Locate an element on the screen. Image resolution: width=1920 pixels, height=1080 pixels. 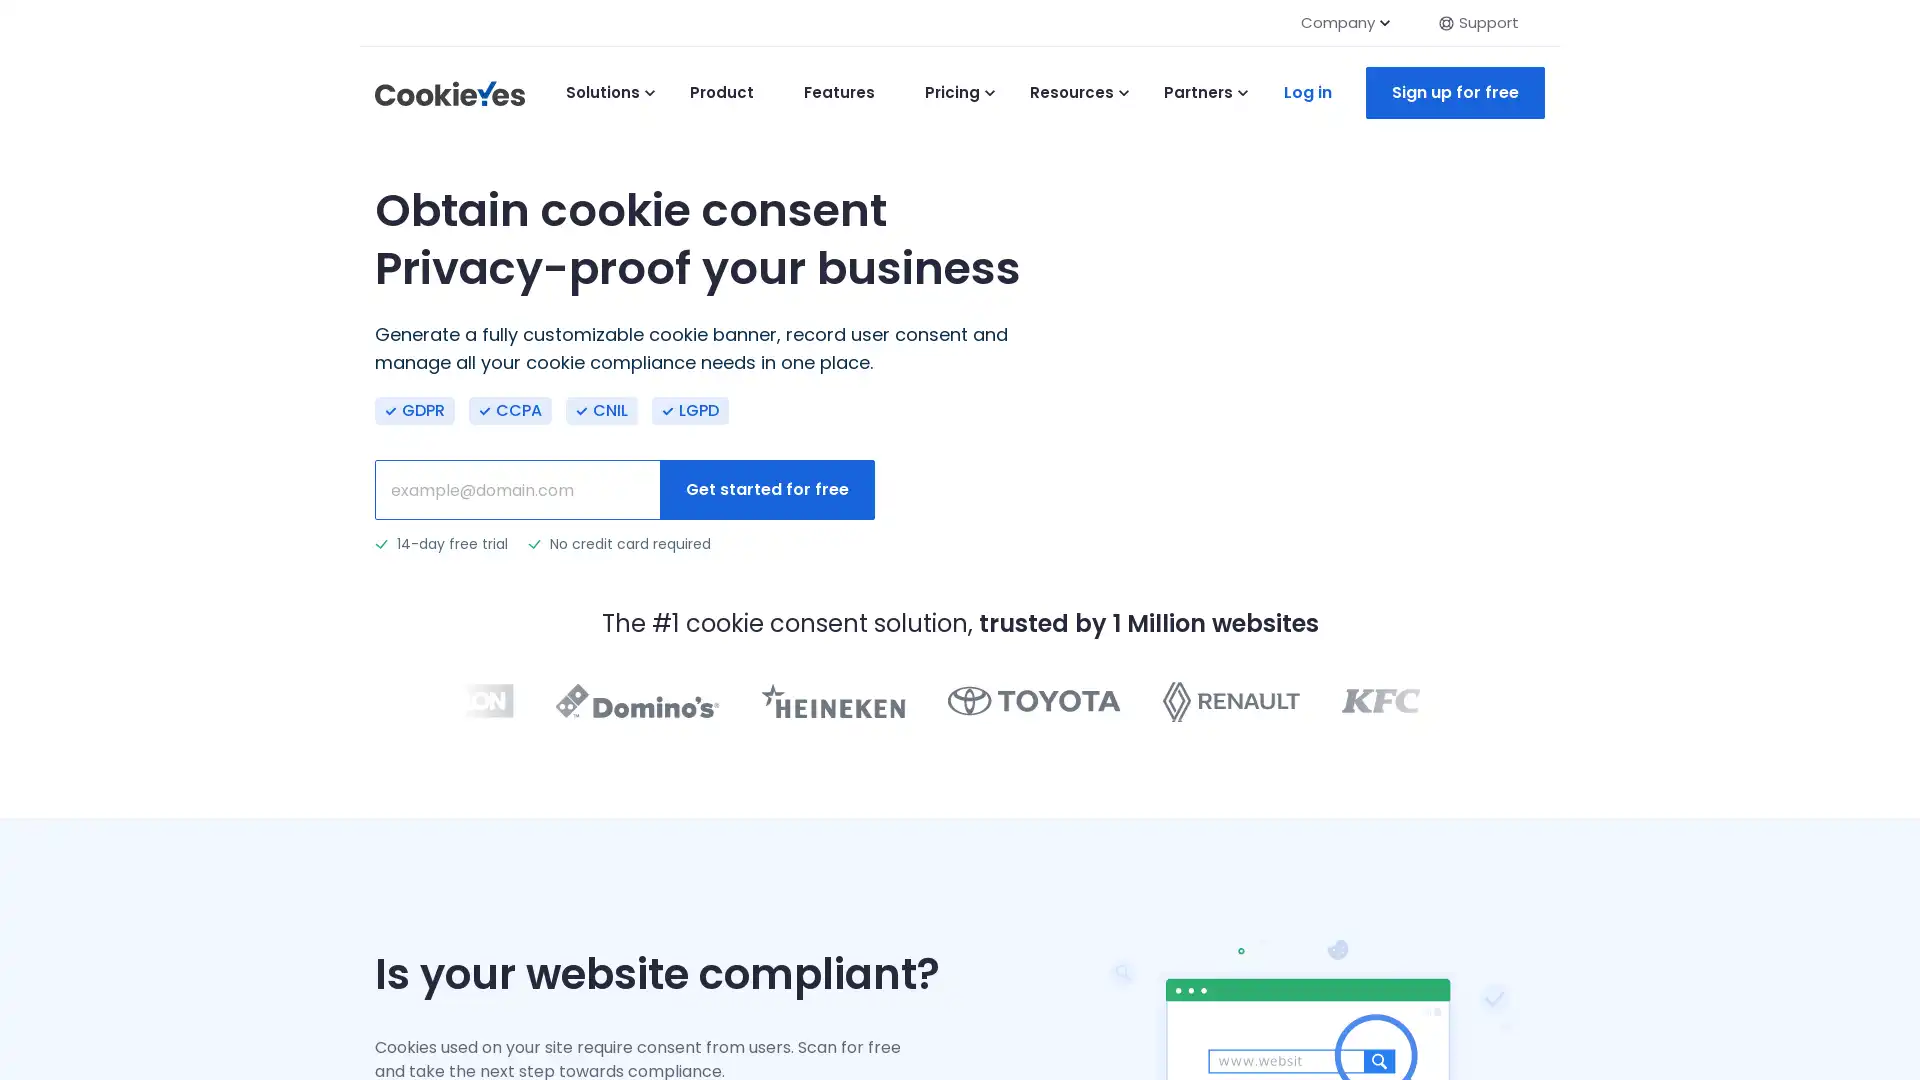
Reject All is located at coordinates (259, 996).